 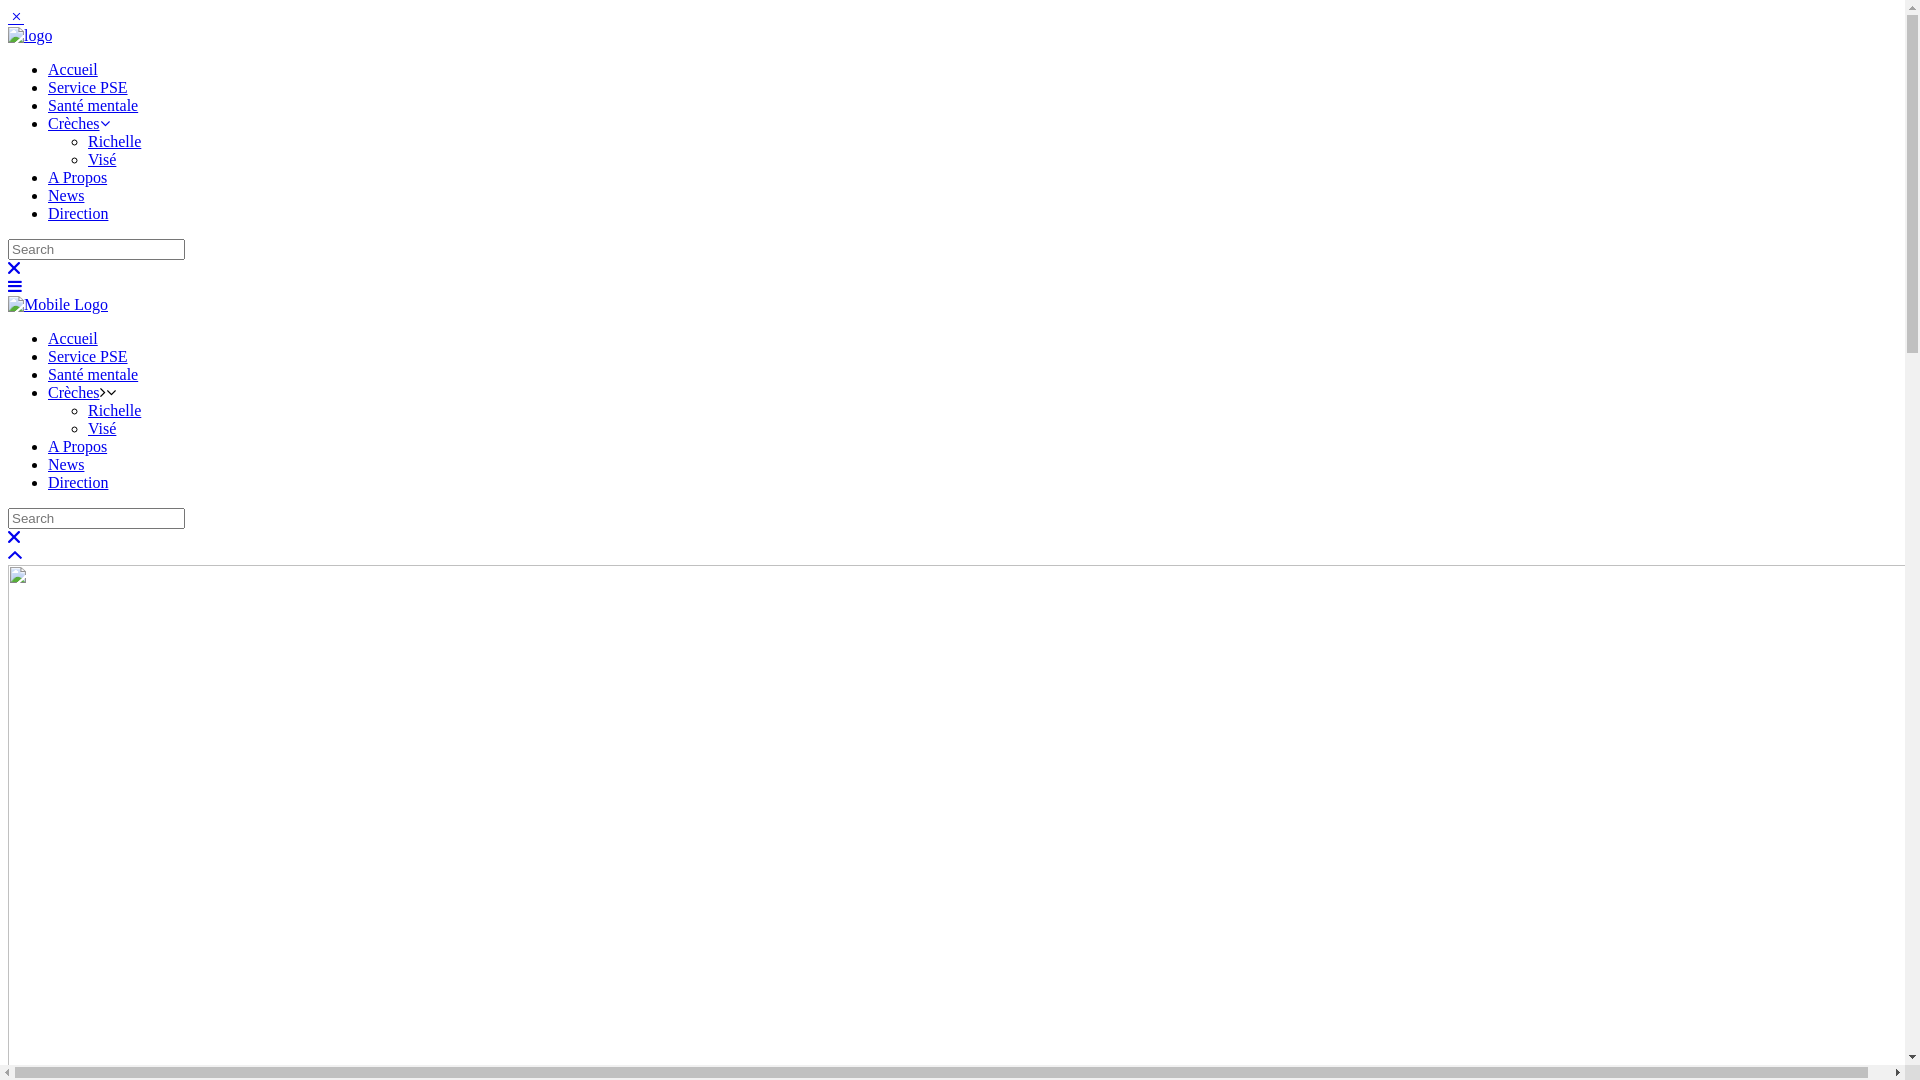 I want to click on 'News', so click(x=66, y=464).